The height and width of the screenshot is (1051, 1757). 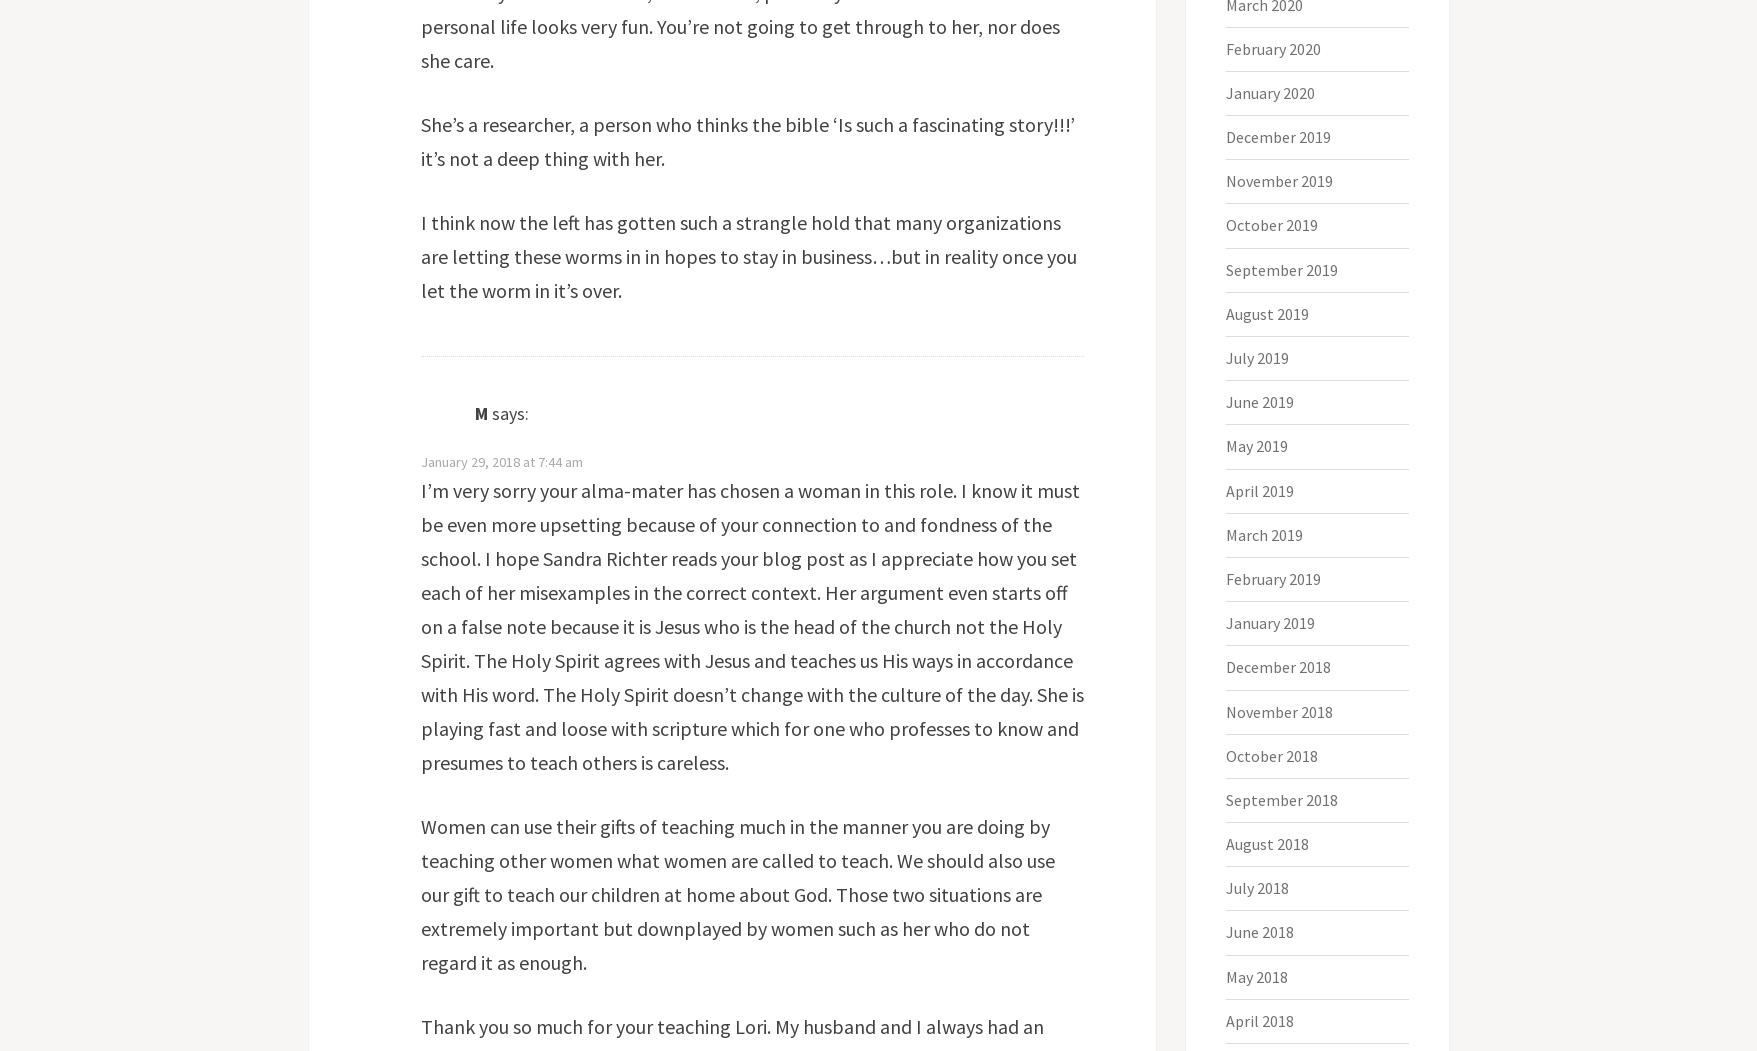 What do you see at coordinates (1225, 311) in the screenshot?
I see `'August 2019'` at bounding box center [1225, 311].